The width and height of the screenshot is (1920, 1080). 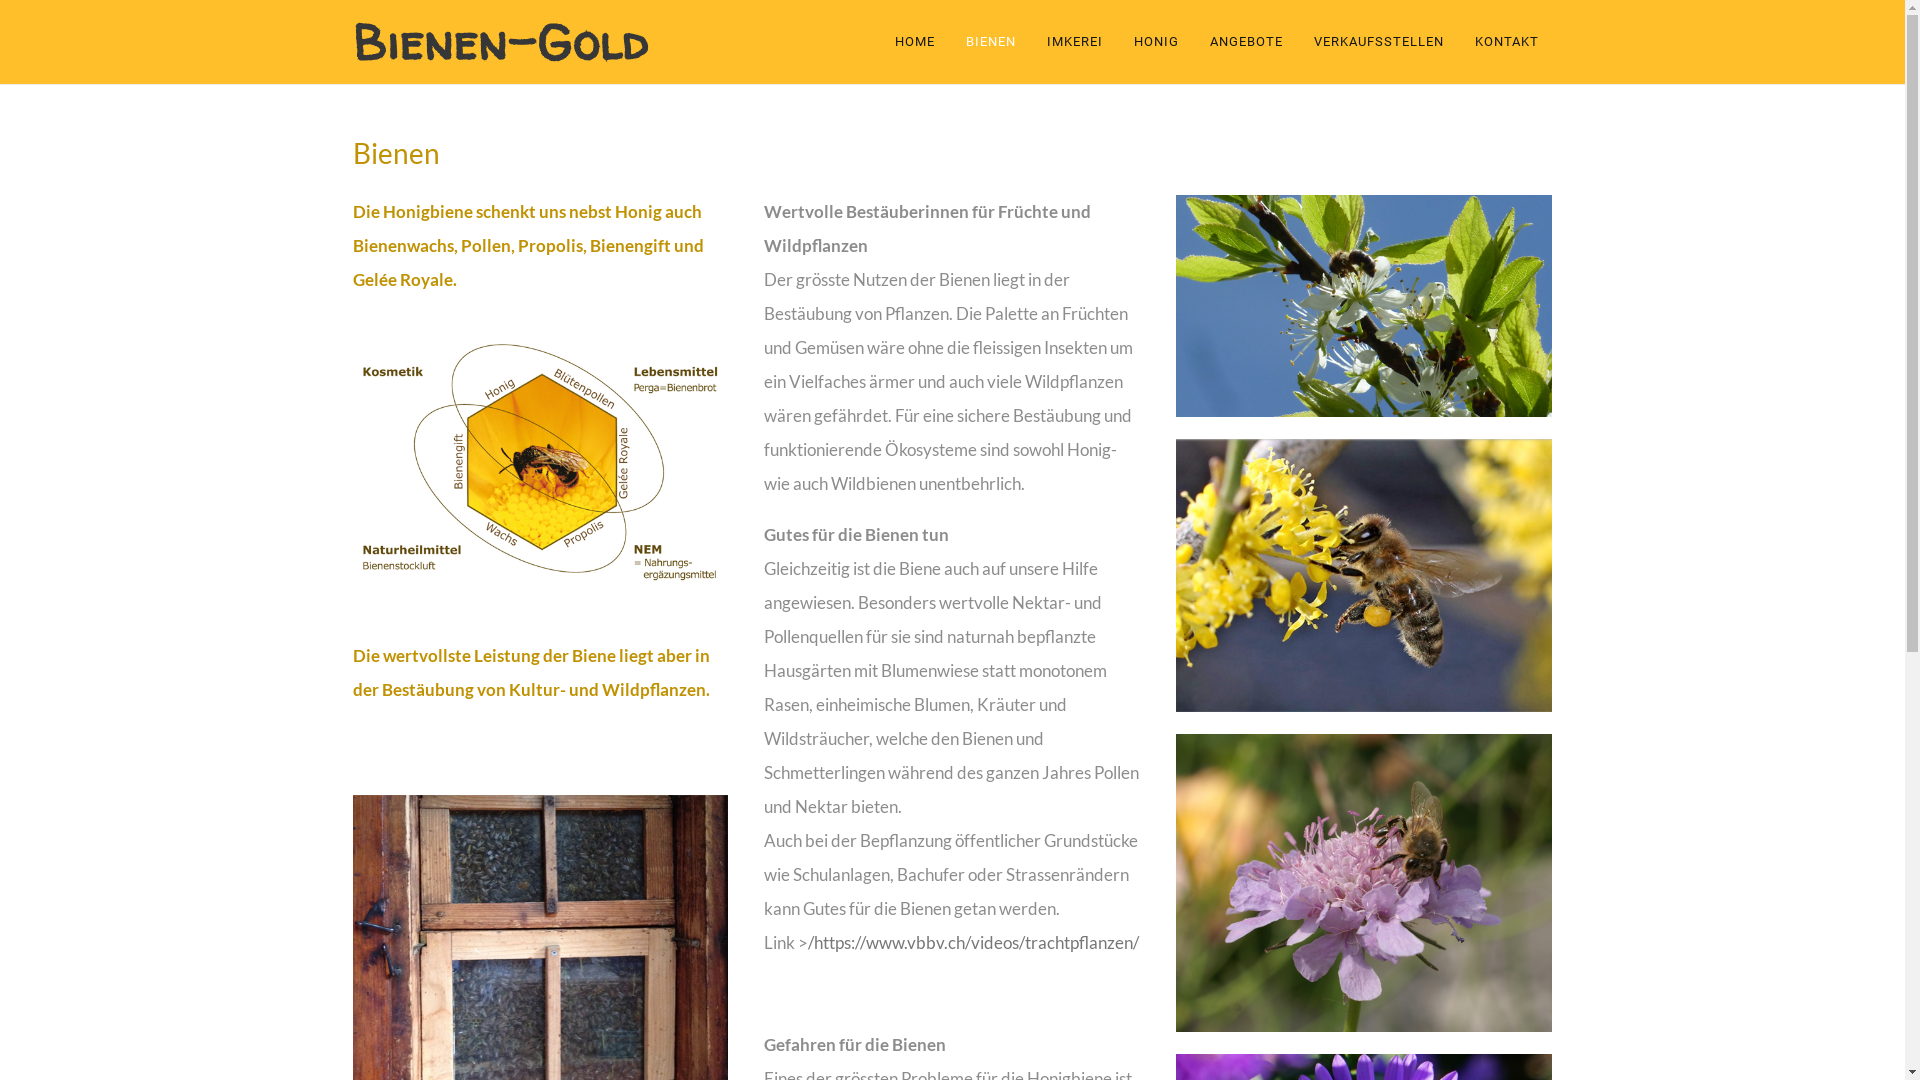 I want to click on 'KONTAKT', so click(x=1506, y=42).